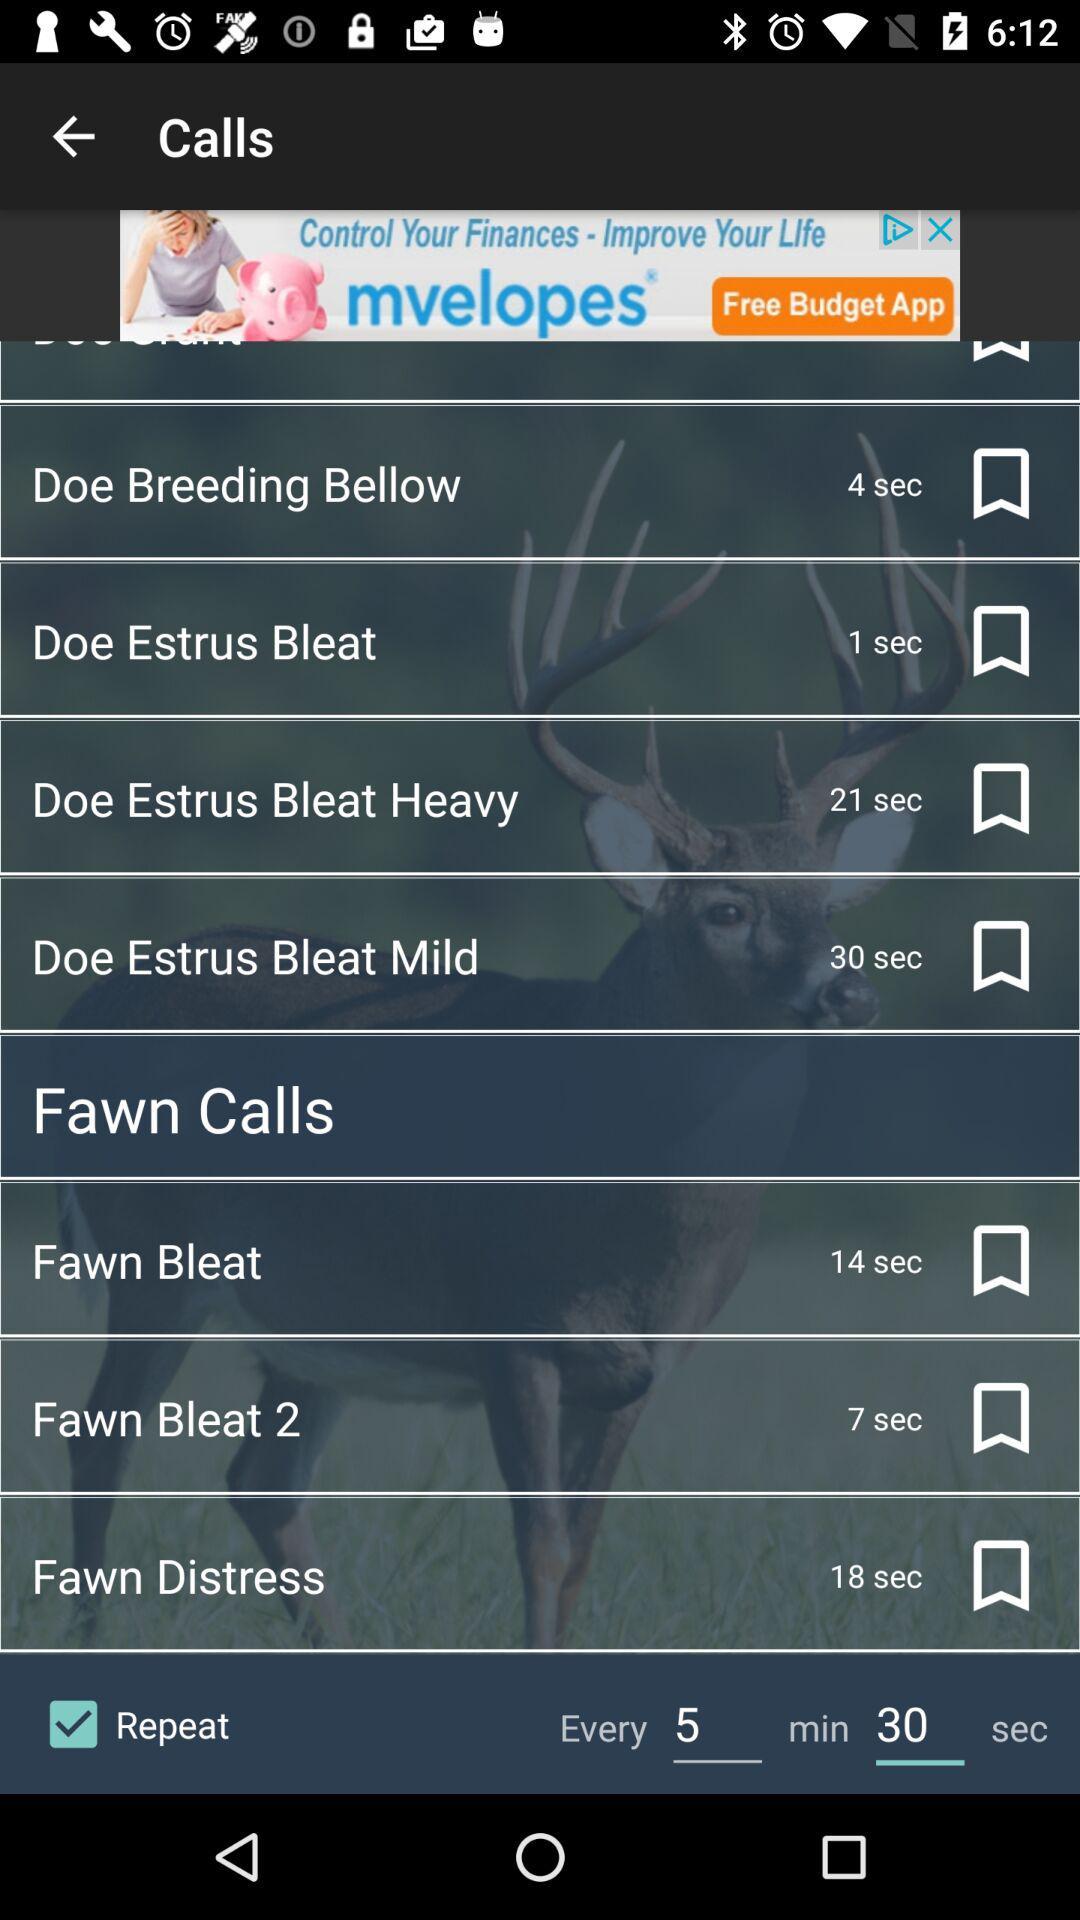 This screenshot has height=1920, width=1080. Describe the element at coordinates (984, 483) in the screenshot. I see `the bookmark icon` at that location.